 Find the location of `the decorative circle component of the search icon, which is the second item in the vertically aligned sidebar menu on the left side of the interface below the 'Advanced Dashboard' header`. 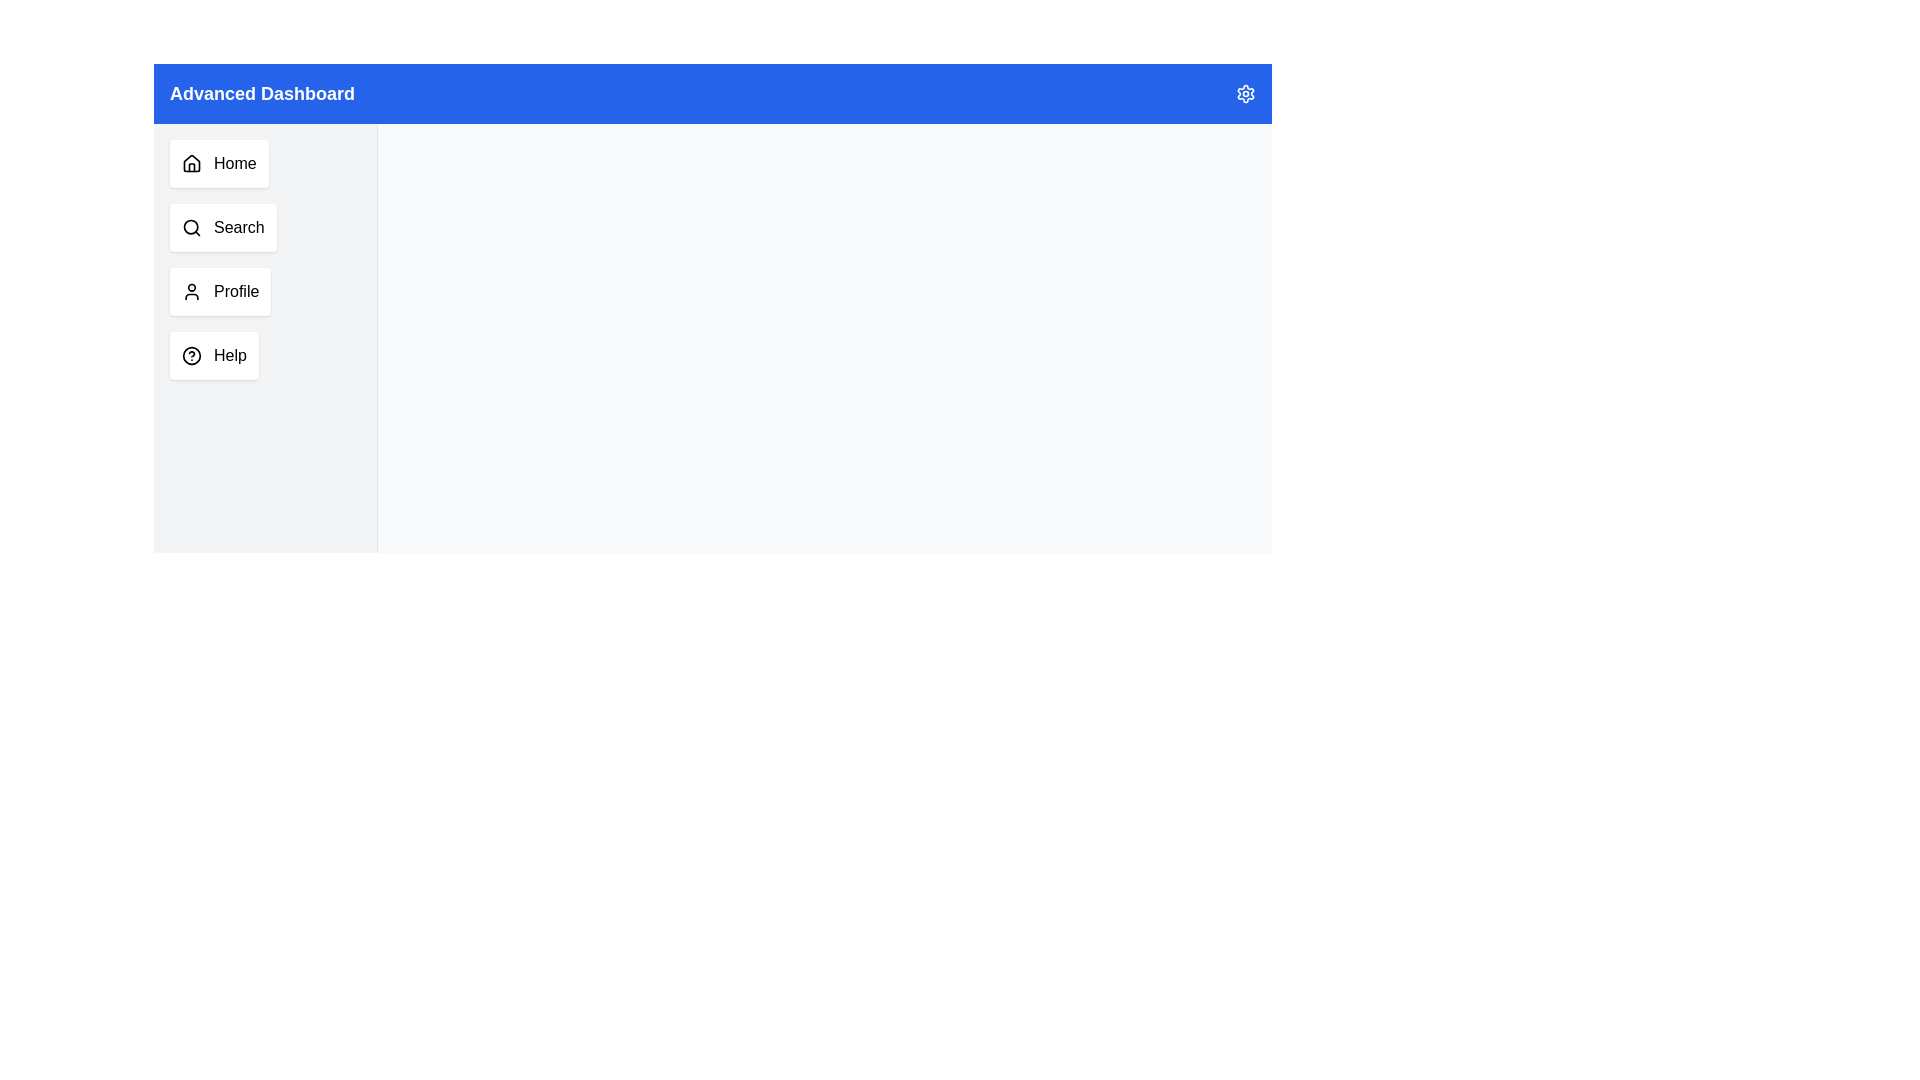

the decorative circle component of the search icon, which is the second item in the vertically aligned sidebar menu on the left side of the interface below the 'Advanced Dashboard' header is located at coordinates (191, 226).